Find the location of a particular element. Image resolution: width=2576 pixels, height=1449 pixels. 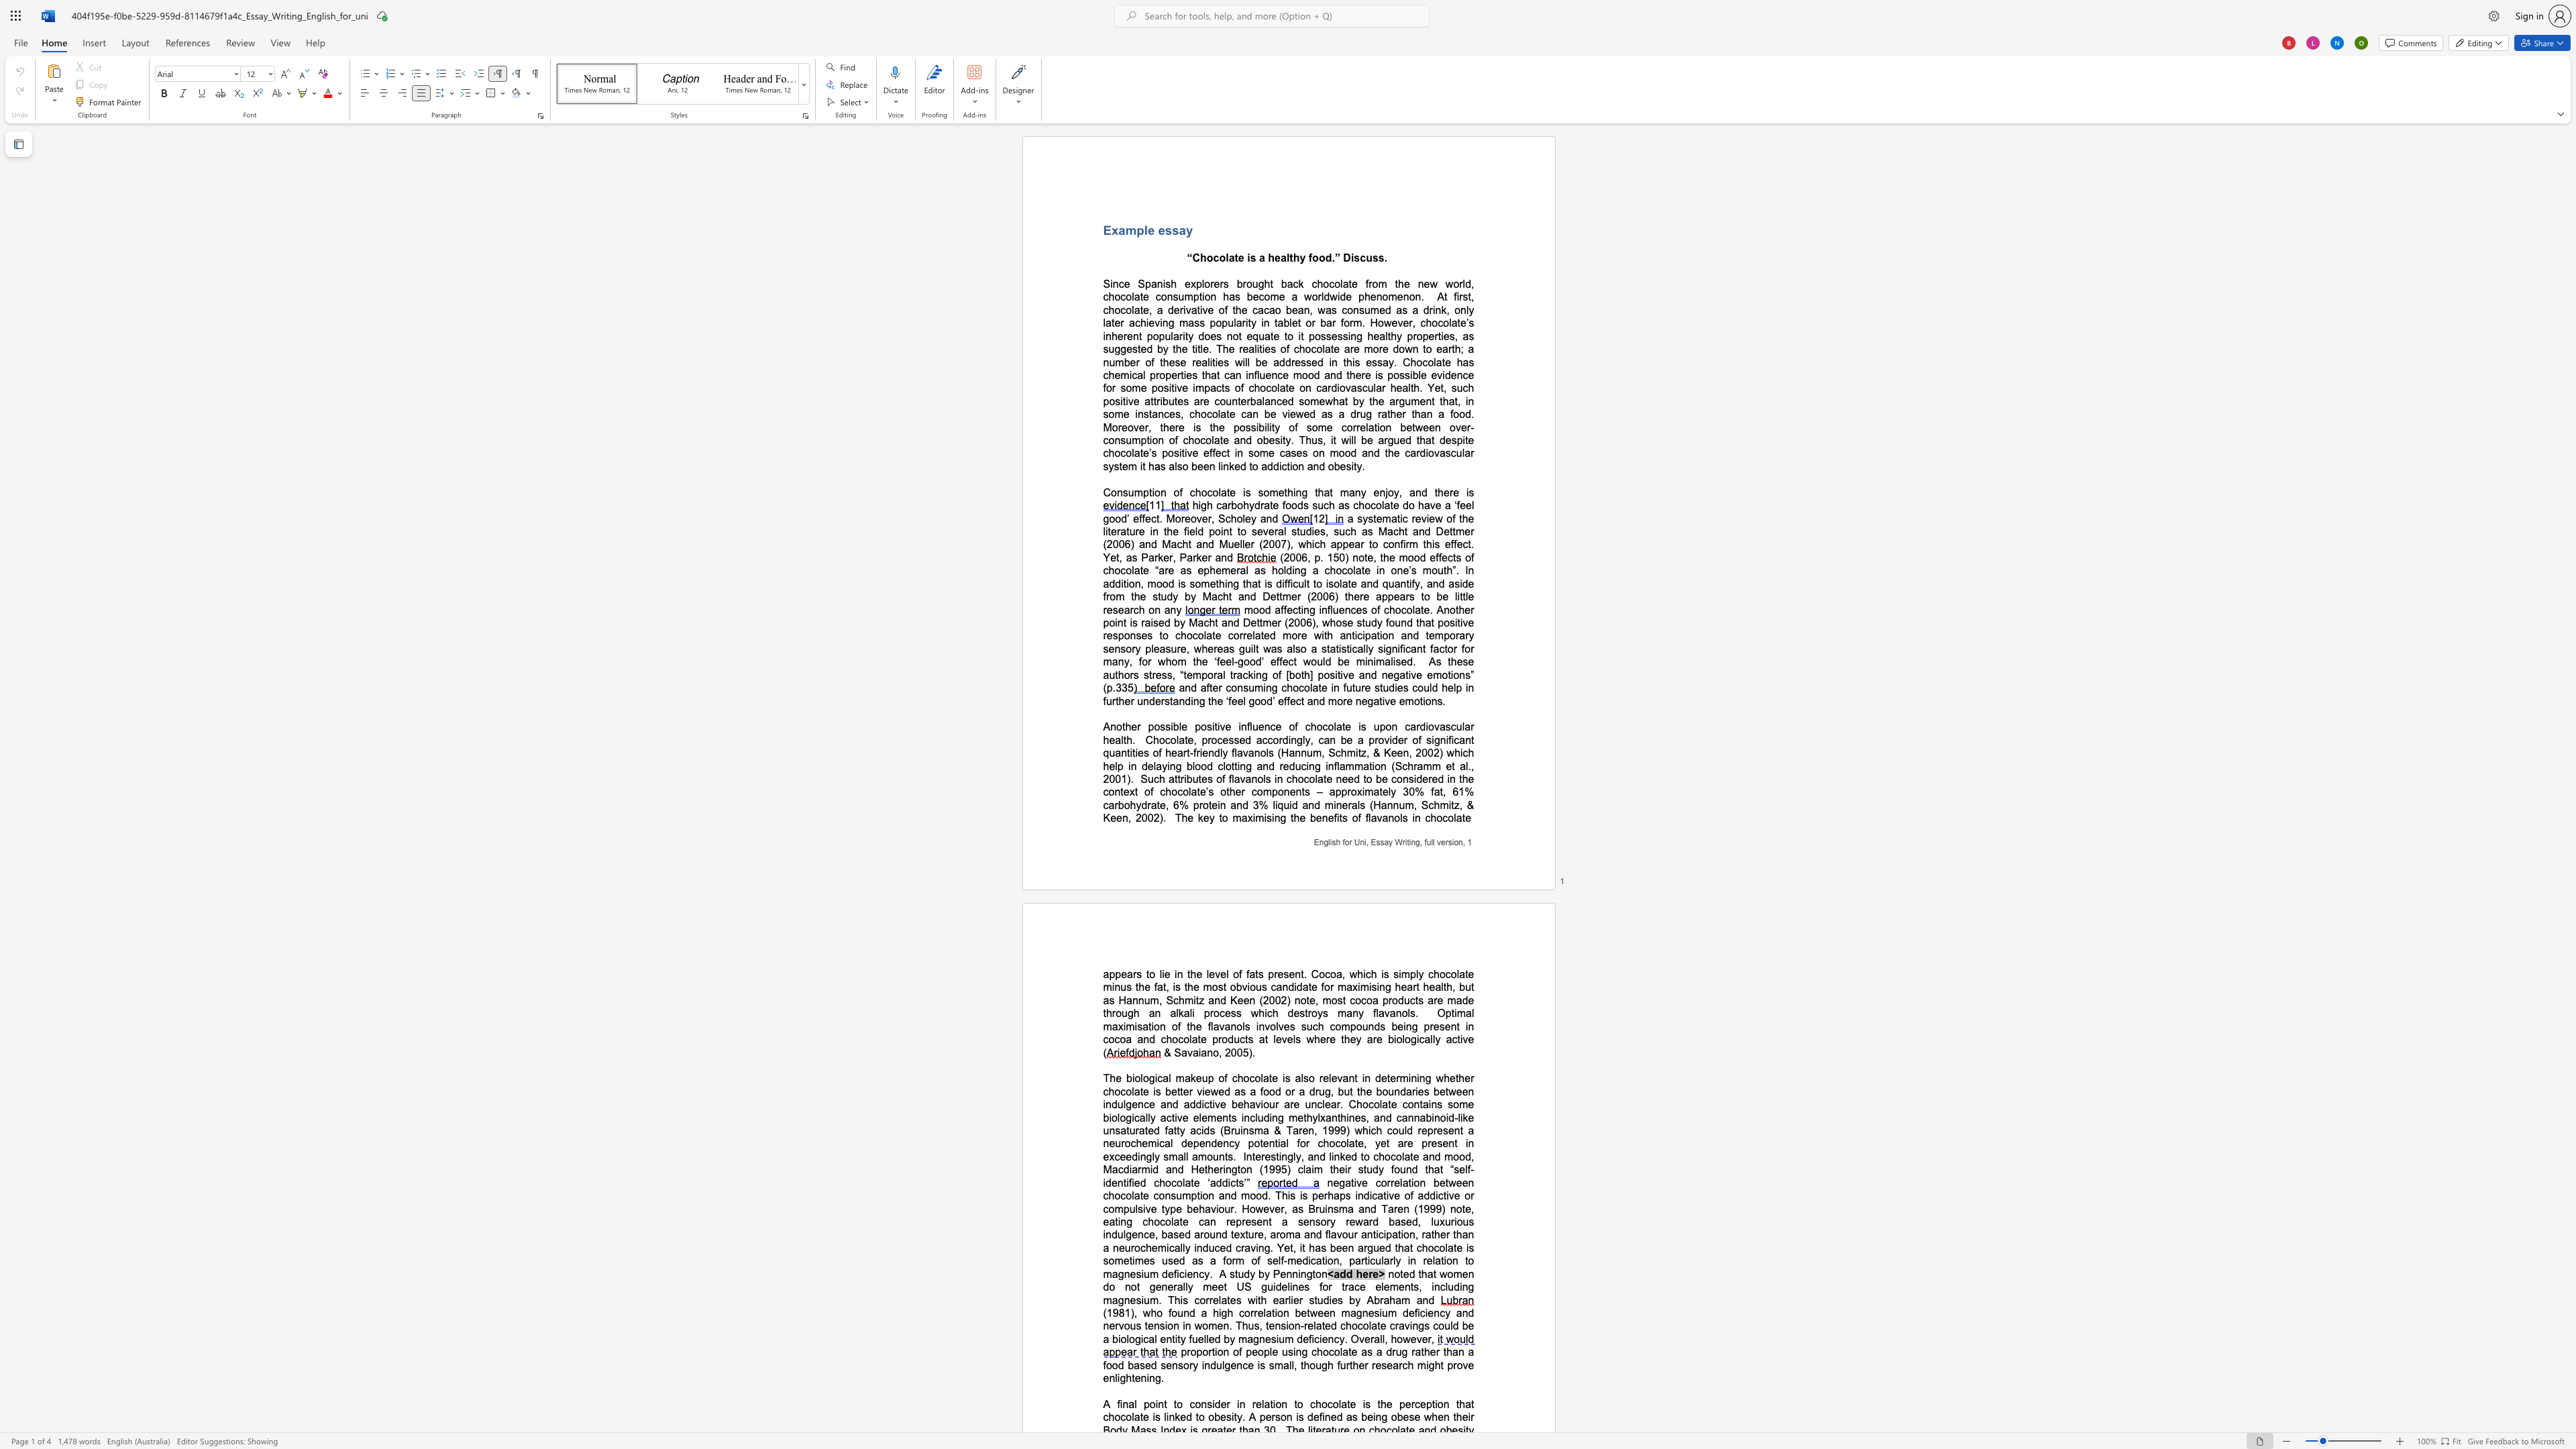

the 1th character "," in the text is located at coordinates (1416, 1234).